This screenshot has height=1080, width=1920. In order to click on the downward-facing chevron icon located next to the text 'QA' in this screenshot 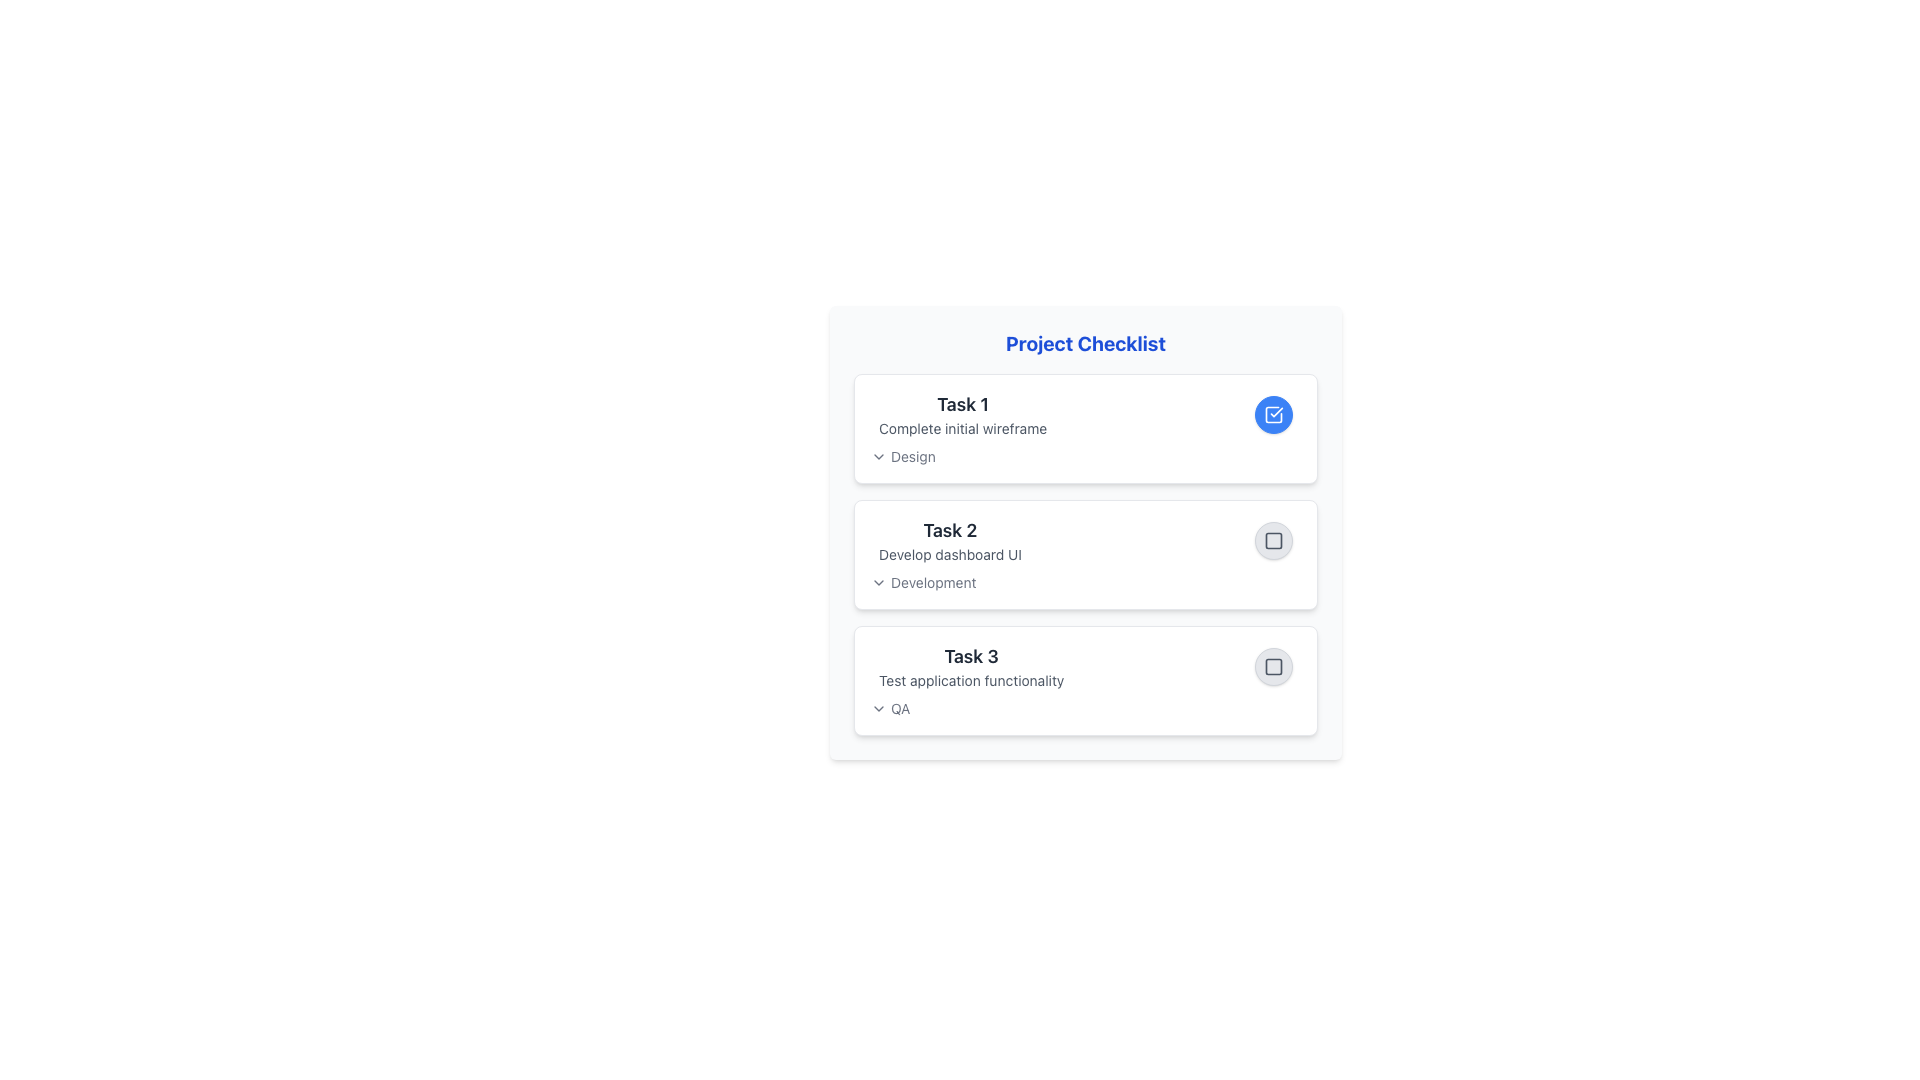, I will do `click(878, 708)`.